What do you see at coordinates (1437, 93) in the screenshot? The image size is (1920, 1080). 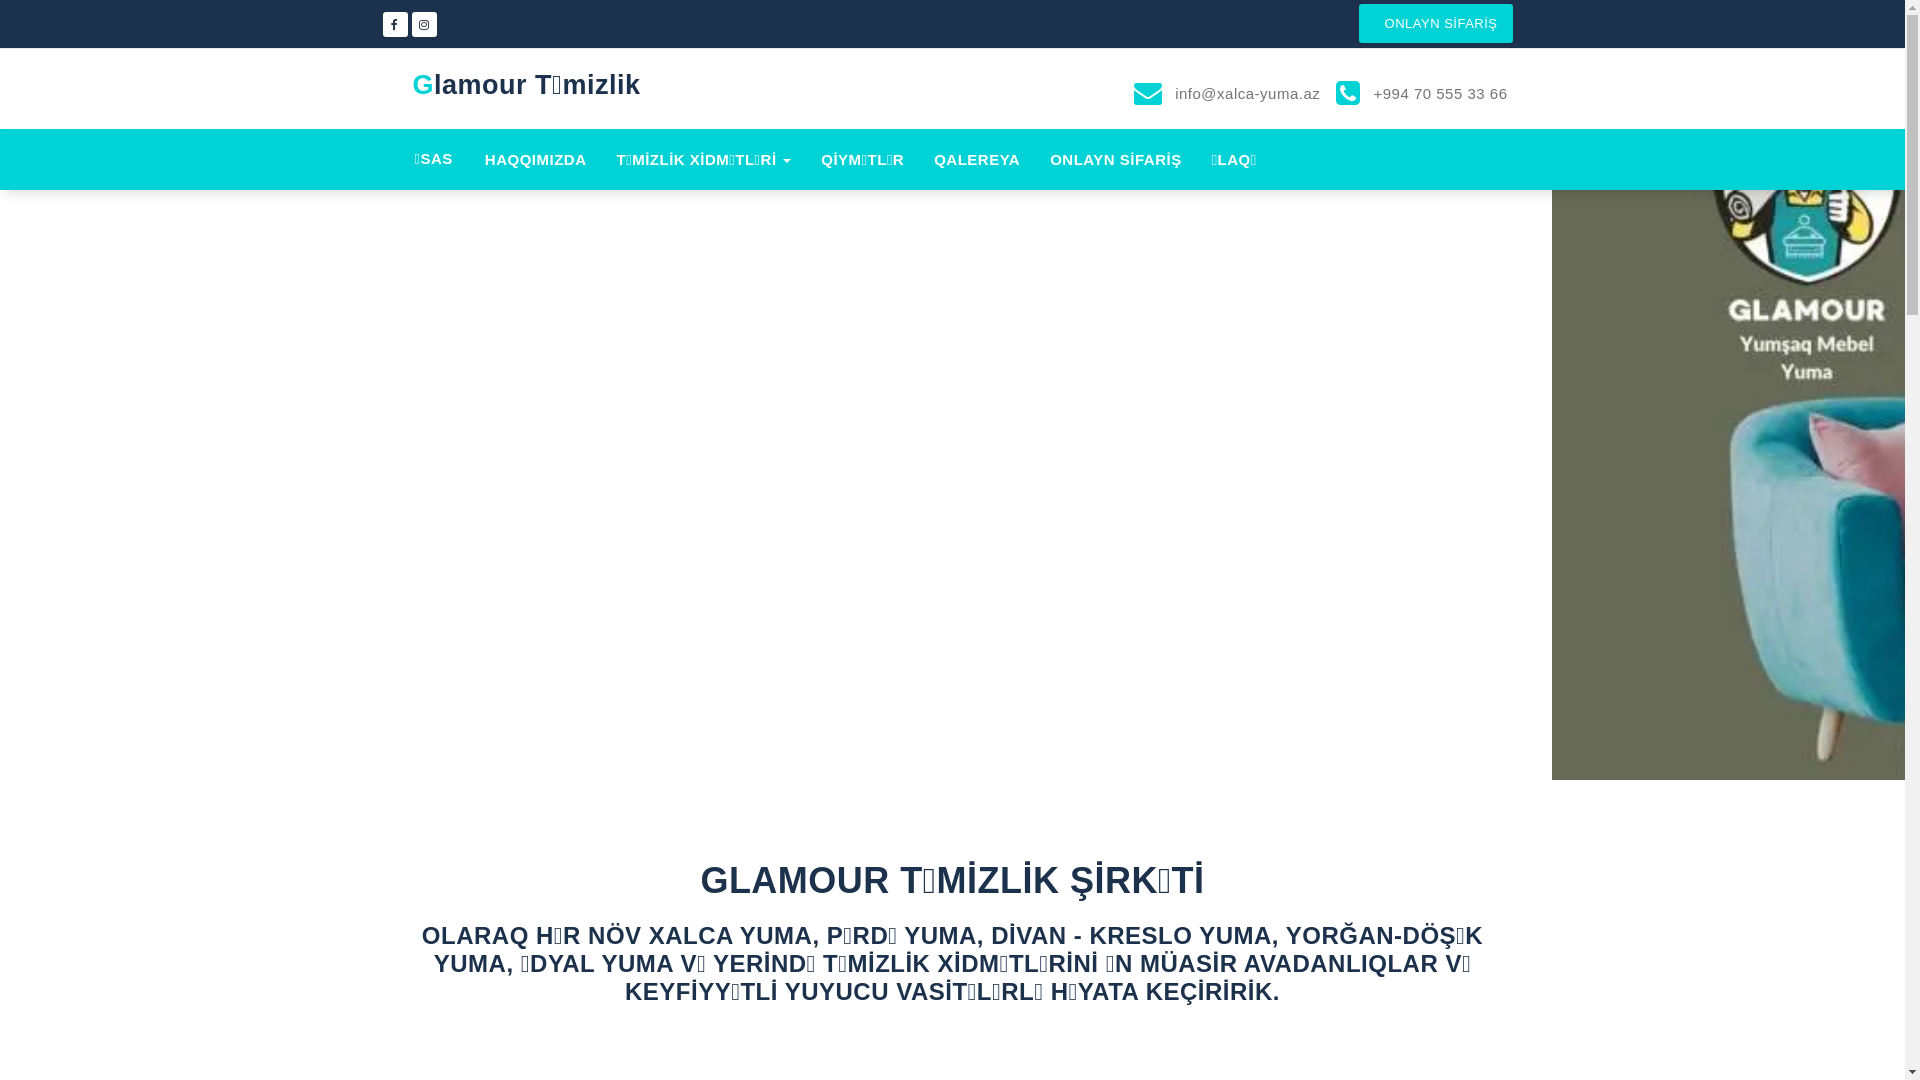 I see `'+994 70 555 33 66'` at bounding box center [1437, 93].